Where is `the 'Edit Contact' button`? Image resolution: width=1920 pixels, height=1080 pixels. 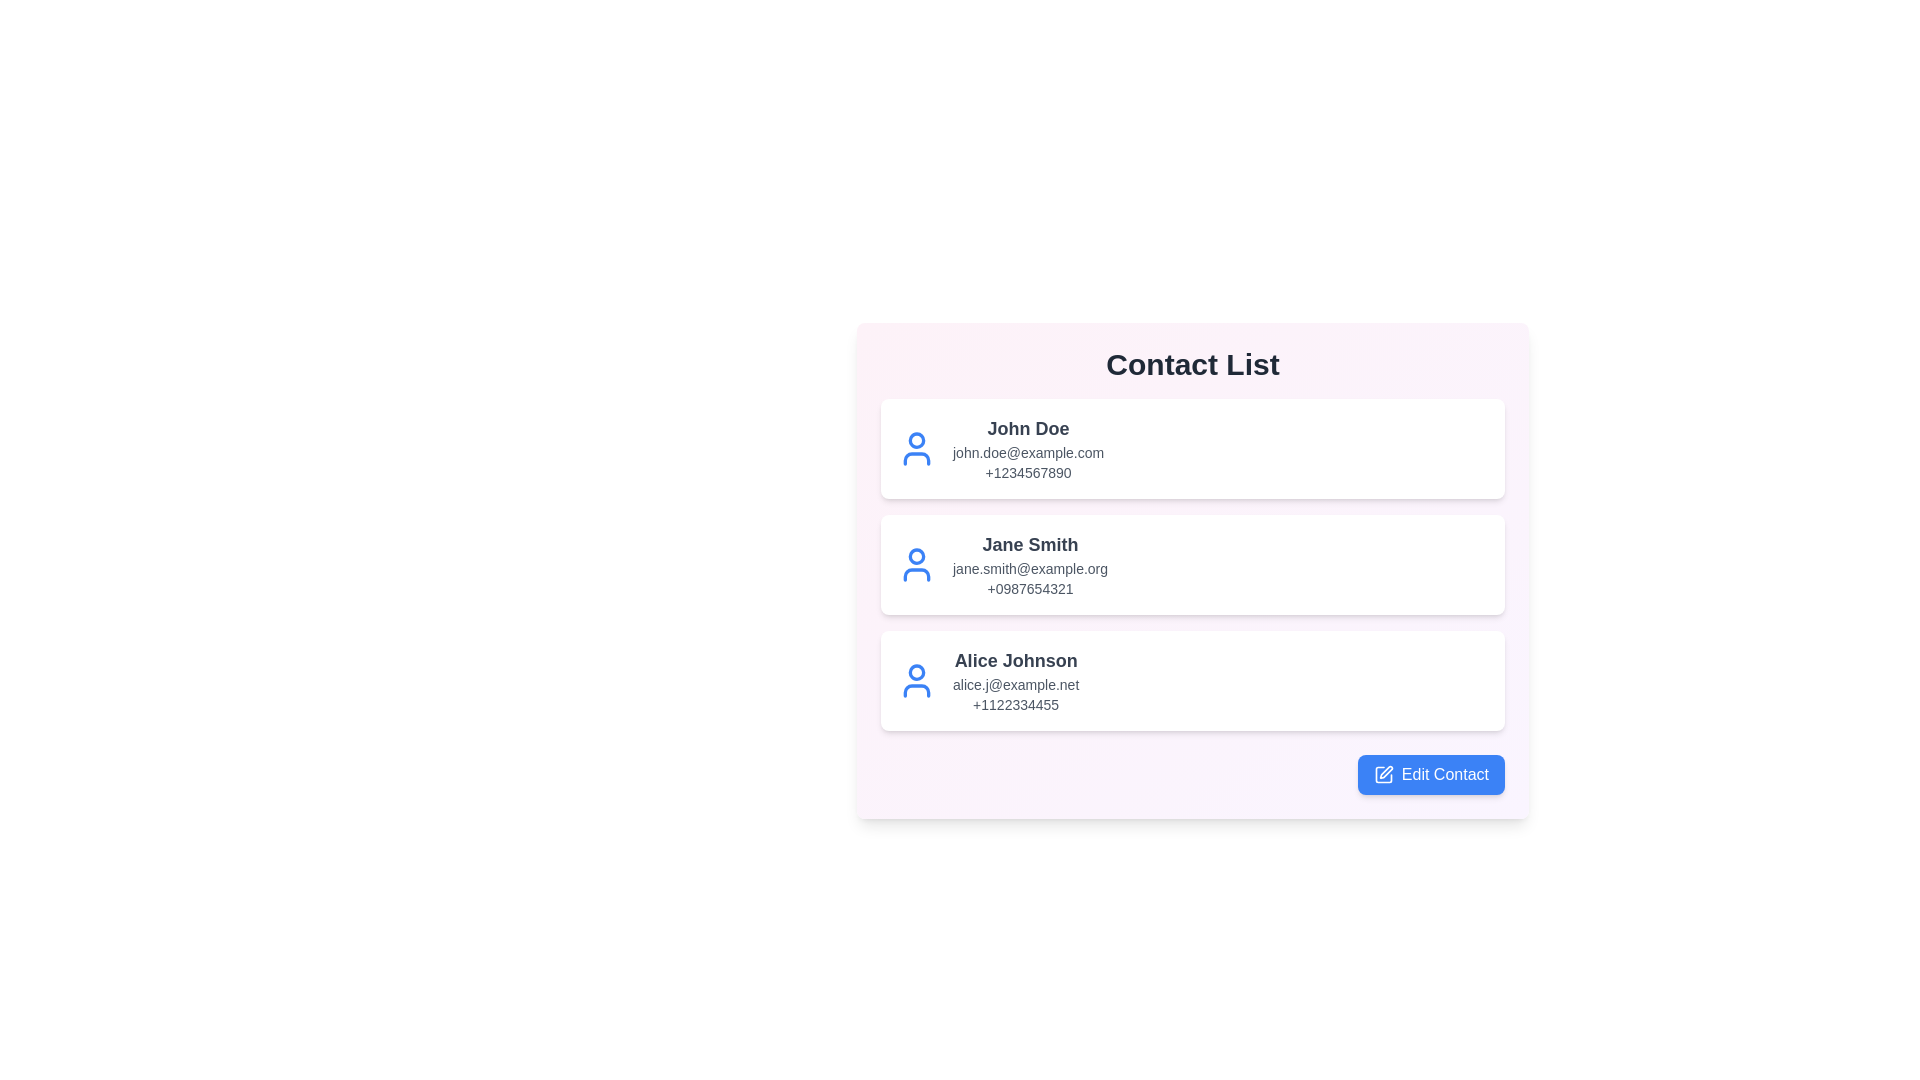 the 'Edit Contact' button is located at coordinates (1429, 774).